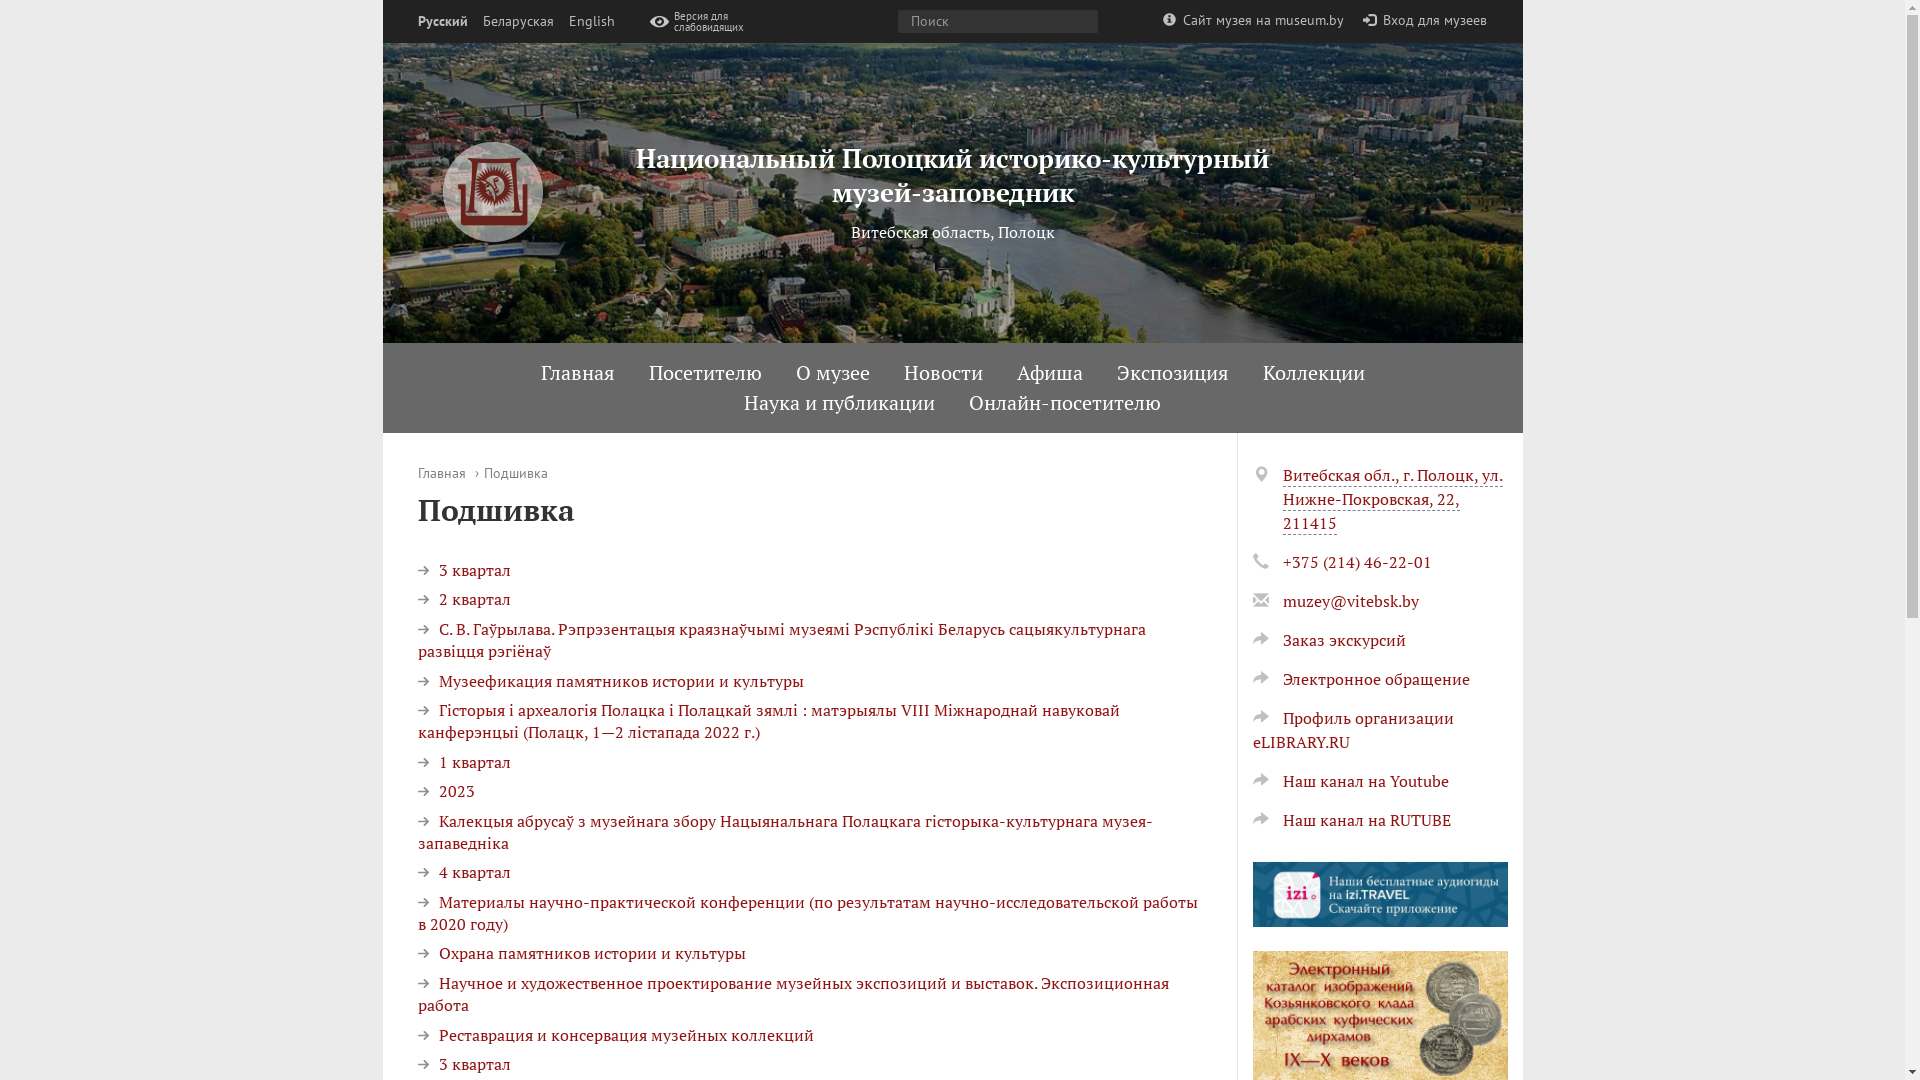 Image resolution: width=1920 pixels, height=1080 pixels. What do you see at coordinates (589, 21) in the screenshot?
I see `'English'` at bounding box center [589, 21].